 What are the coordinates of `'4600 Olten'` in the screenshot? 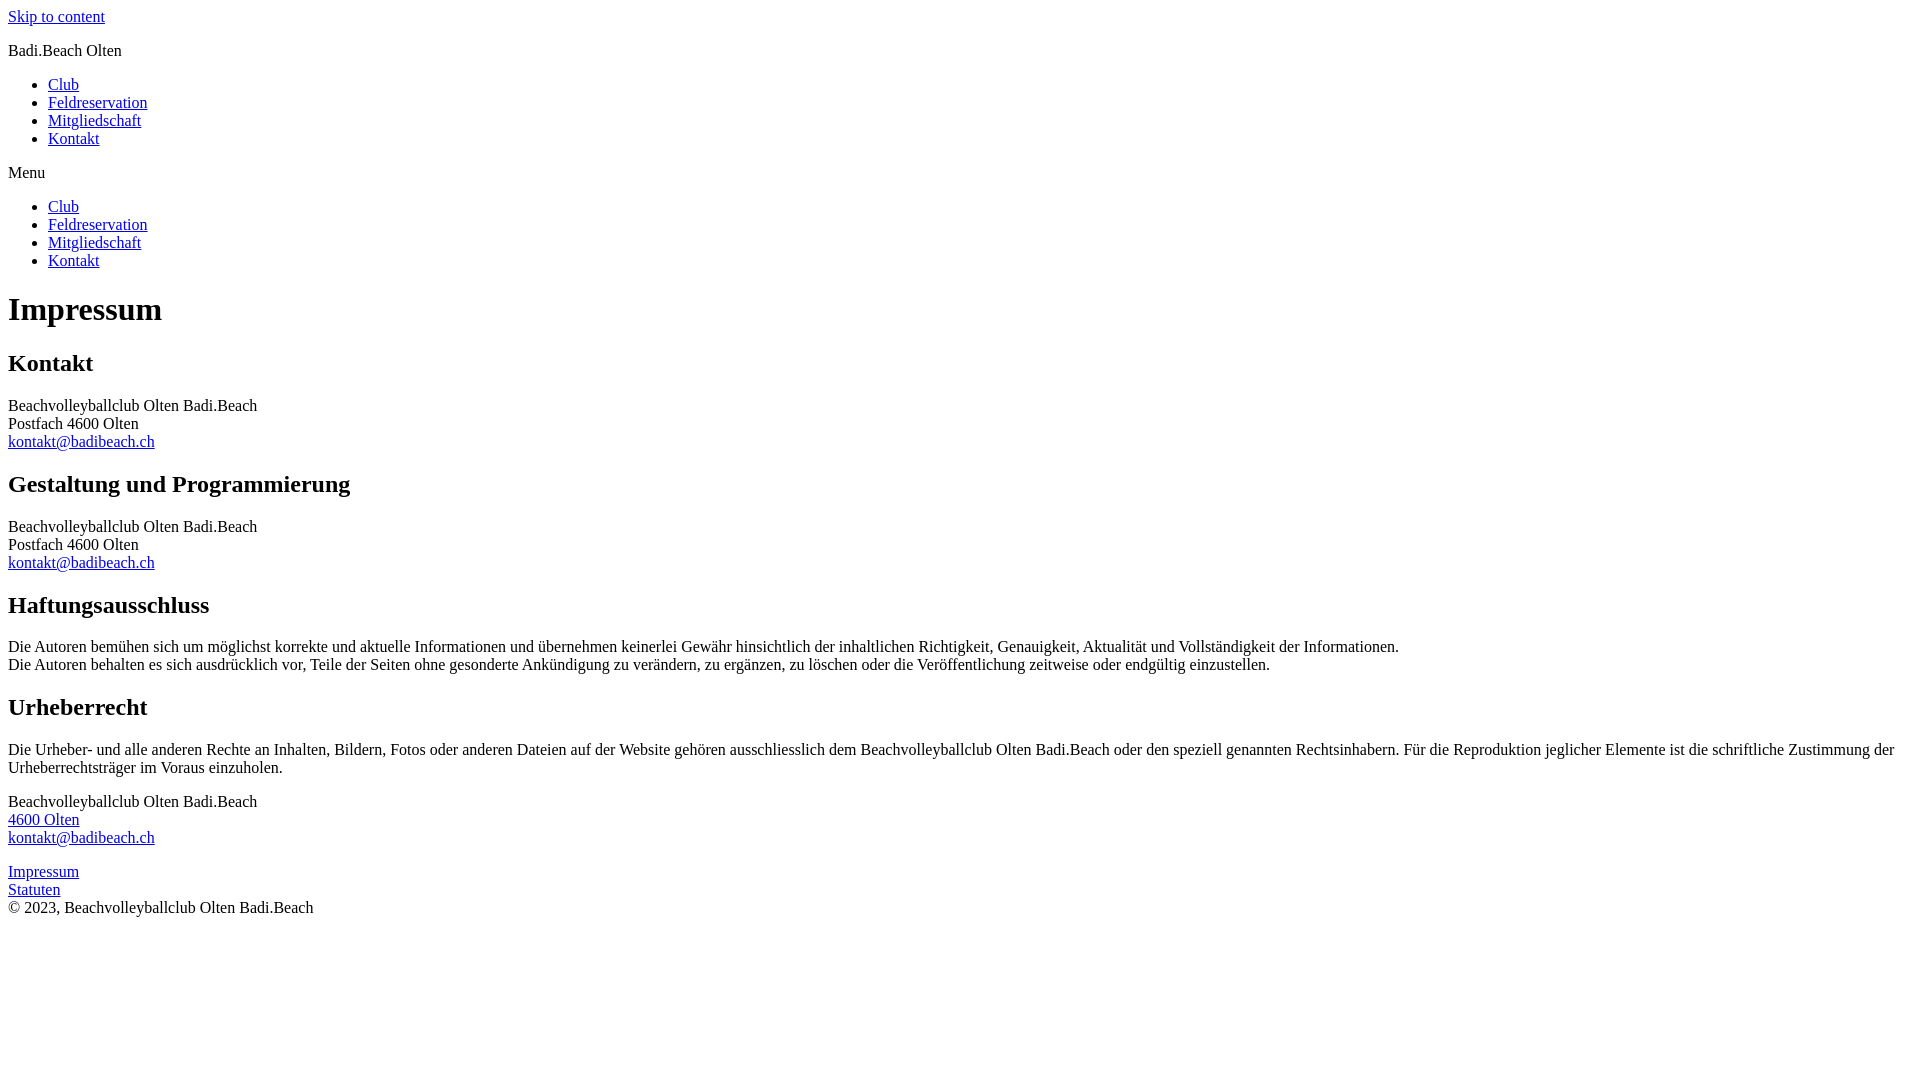 It's located at (43, 819).